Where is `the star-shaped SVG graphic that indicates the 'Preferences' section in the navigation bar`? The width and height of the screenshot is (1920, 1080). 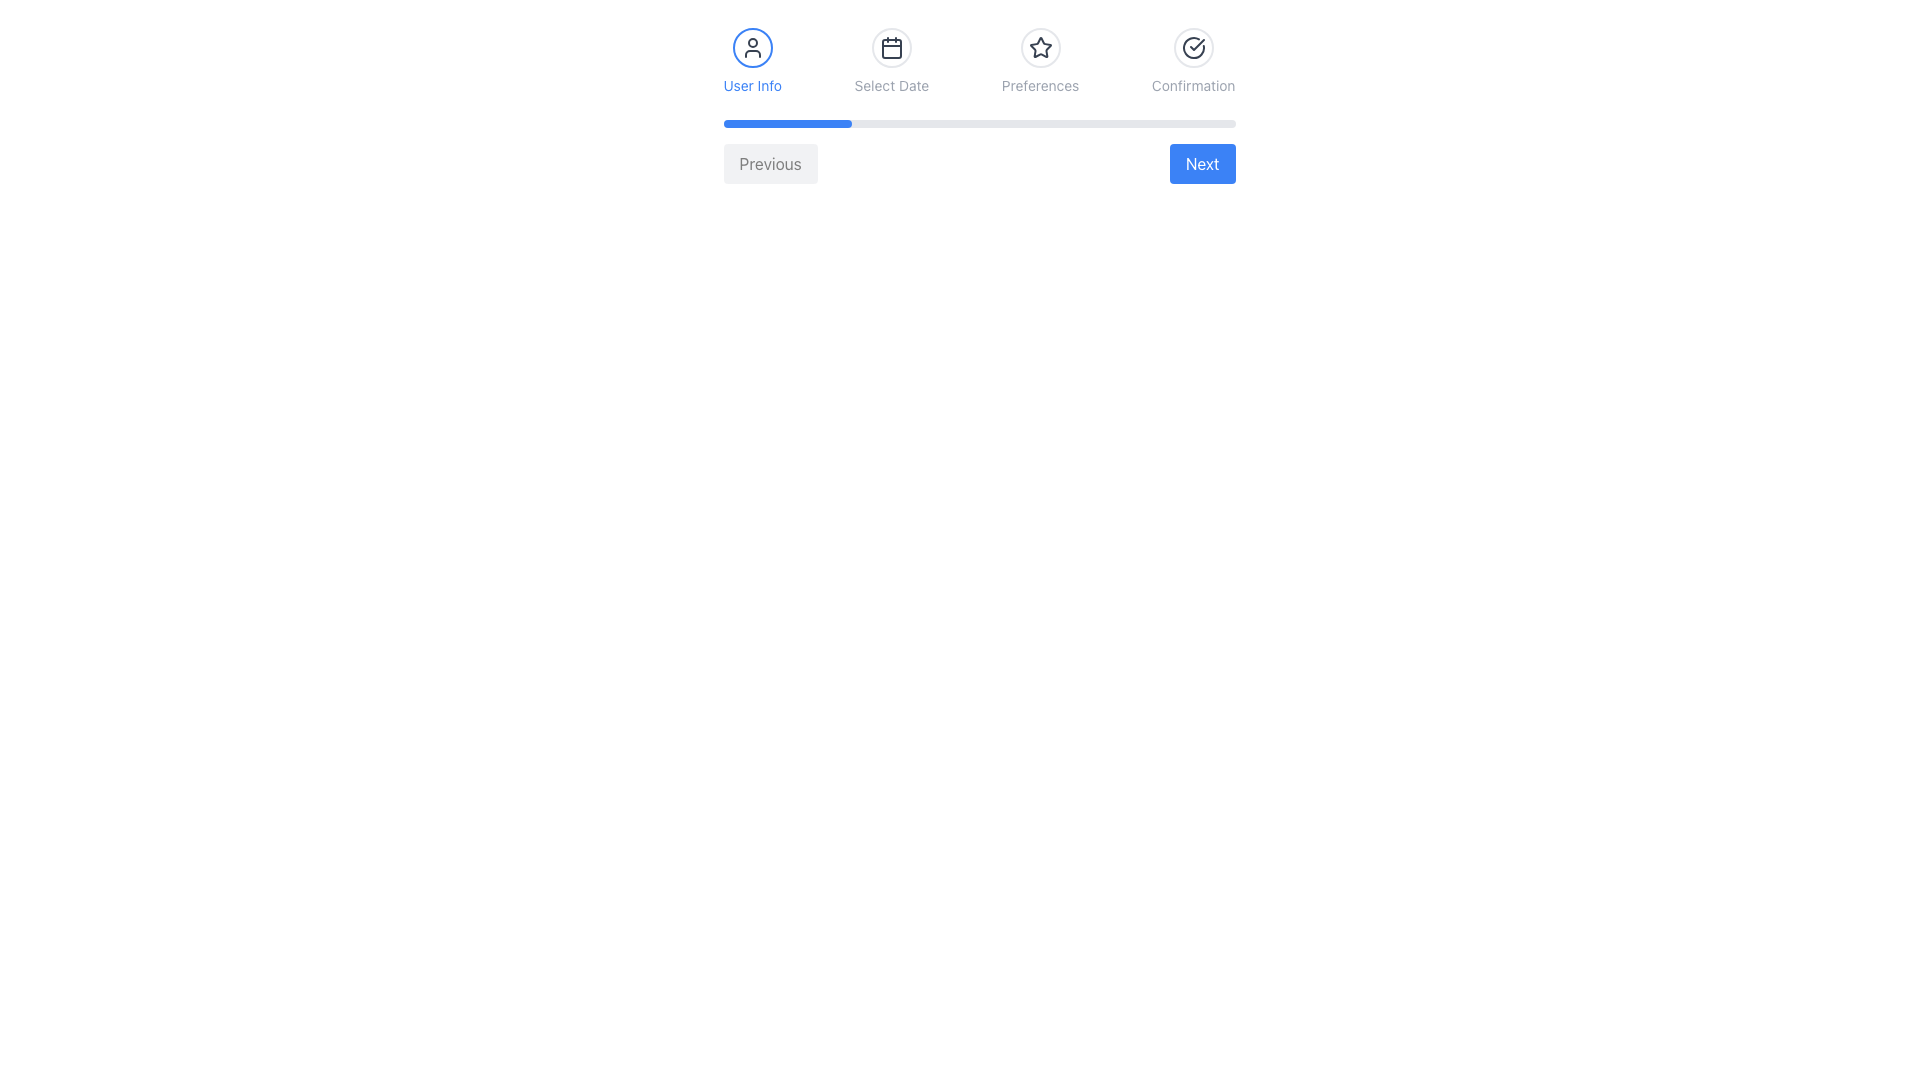
the star-shaped SVG graphic that indicates the 'Preferences' section in the navigation bar is located at coordinates (1040, 46).